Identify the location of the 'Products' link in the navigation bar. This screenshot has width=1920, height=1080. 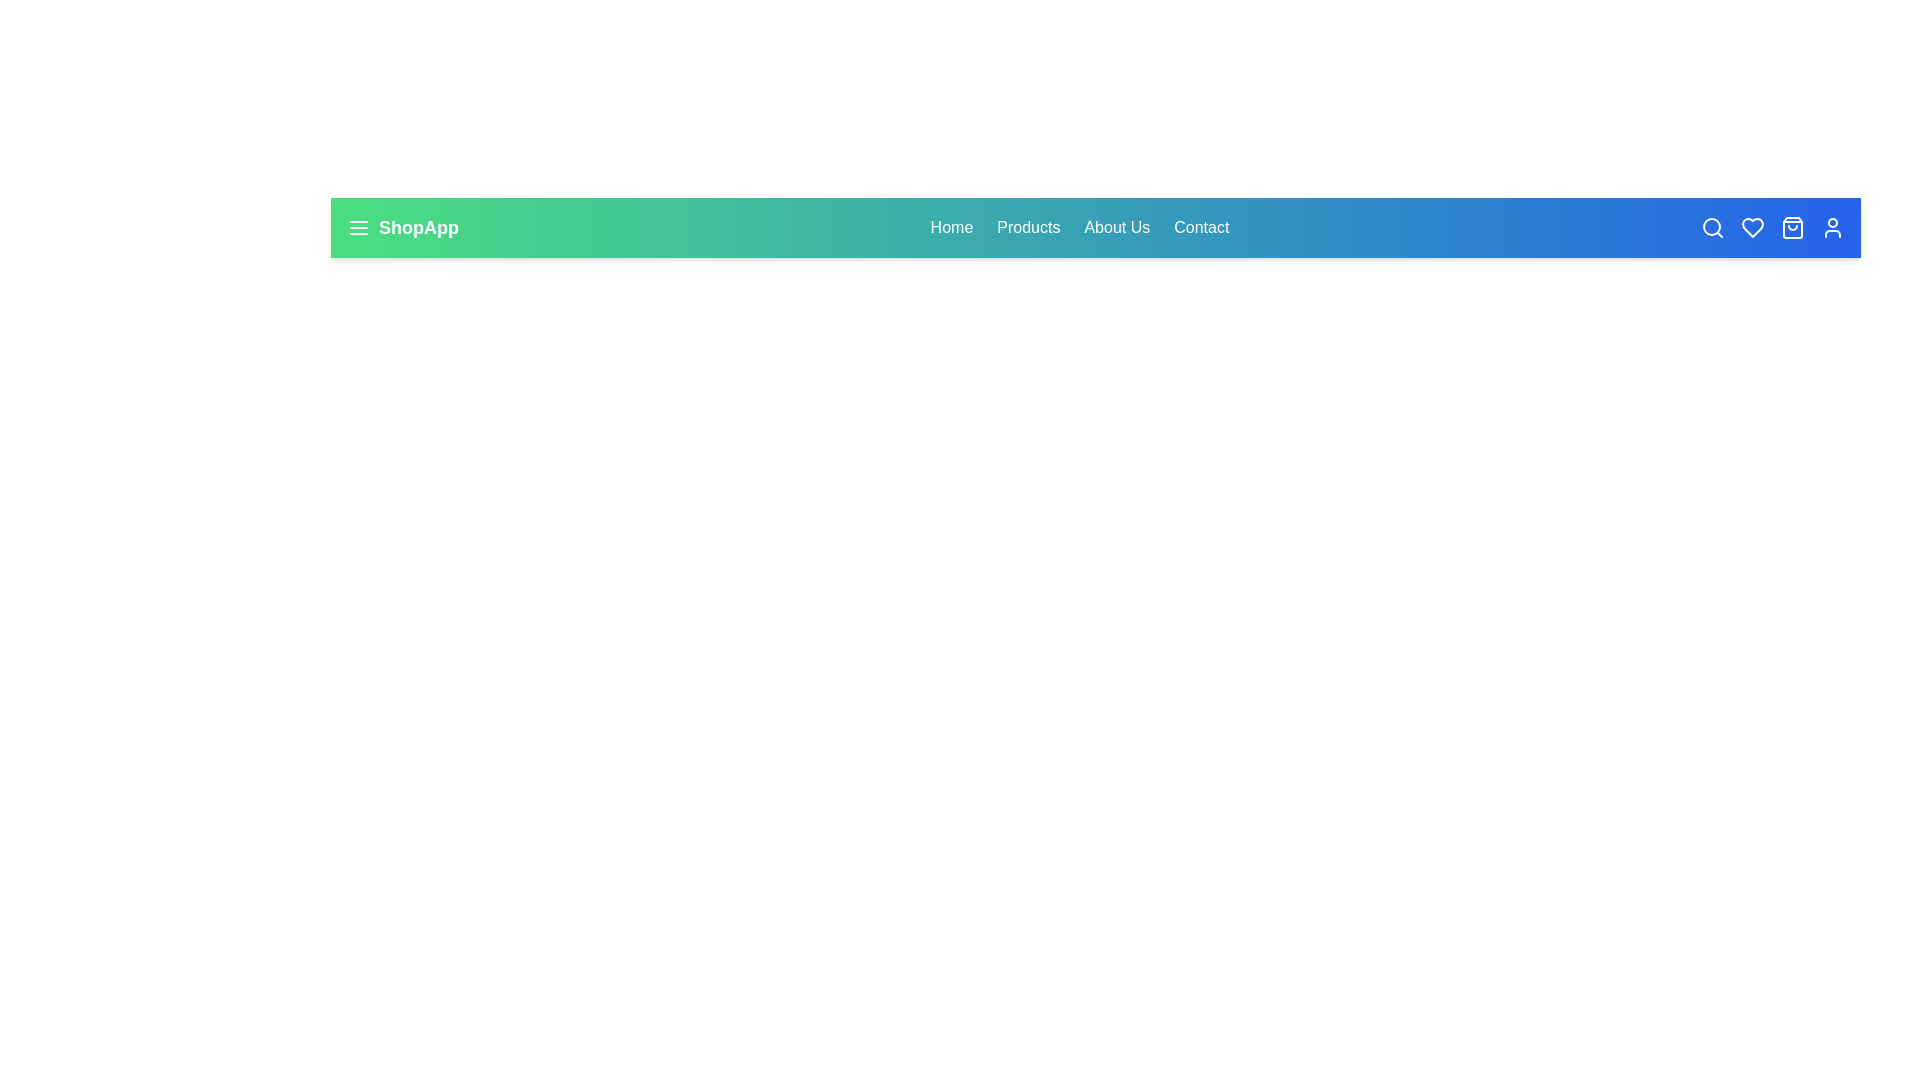
(1027, 226).